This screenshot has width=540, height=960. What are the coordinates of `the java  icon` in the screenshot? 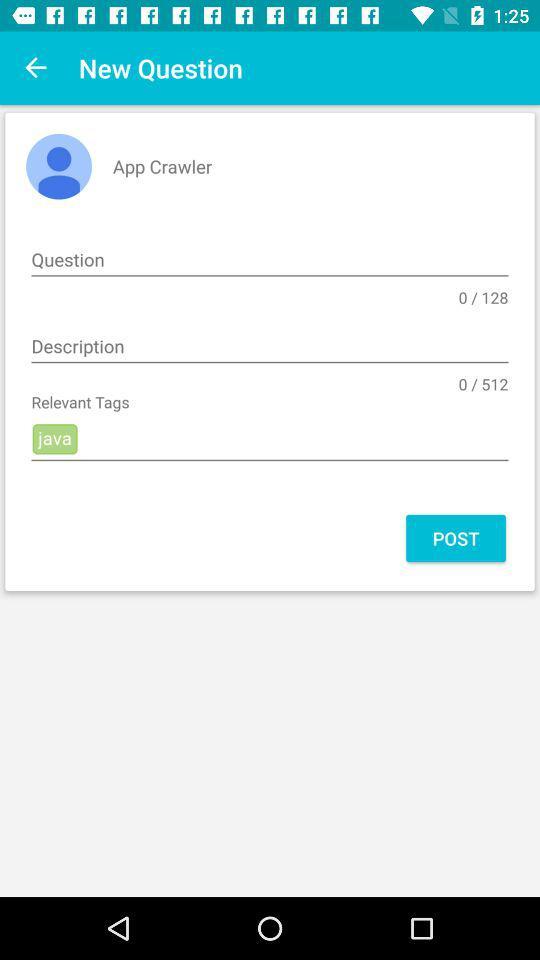 It's located at (270, 439).